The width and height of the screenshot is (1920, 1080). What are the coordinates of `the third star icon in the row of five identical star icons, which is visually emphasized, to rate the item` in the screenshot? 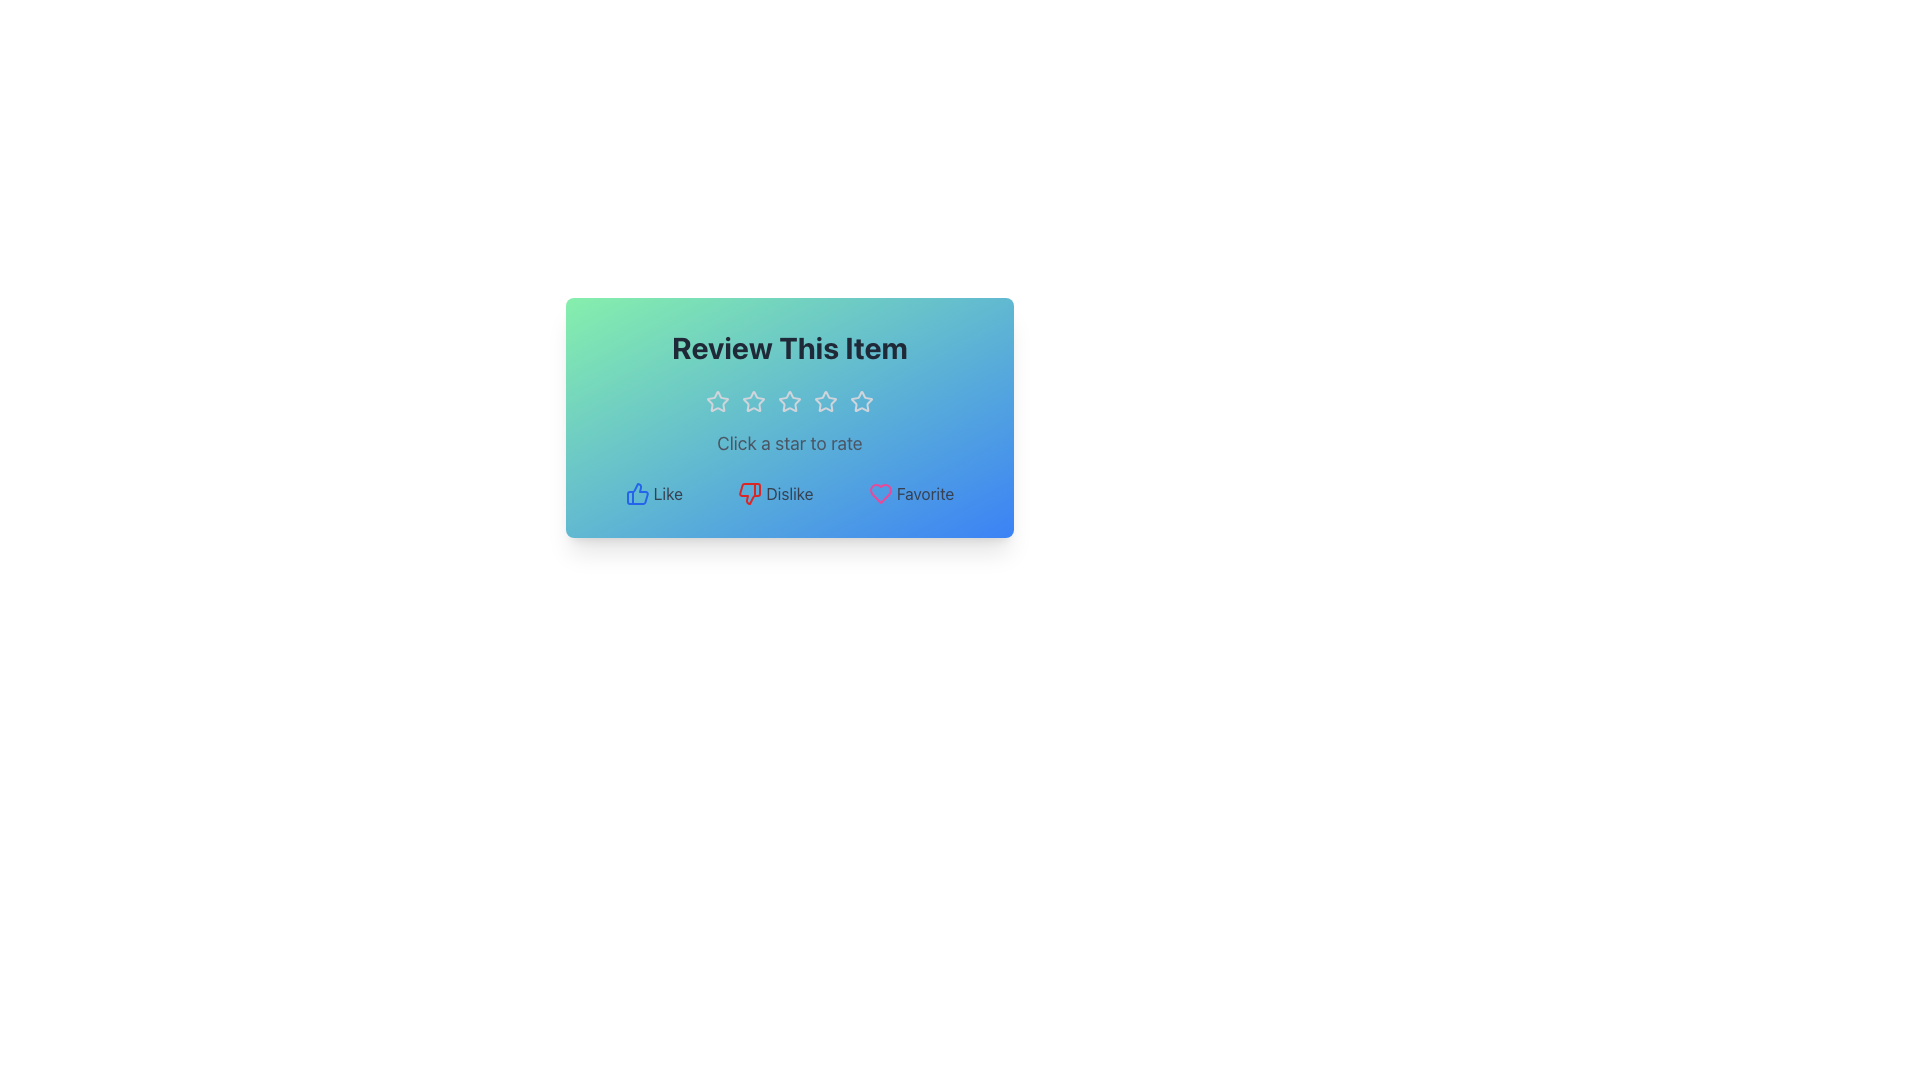 It's located at (789, 401).